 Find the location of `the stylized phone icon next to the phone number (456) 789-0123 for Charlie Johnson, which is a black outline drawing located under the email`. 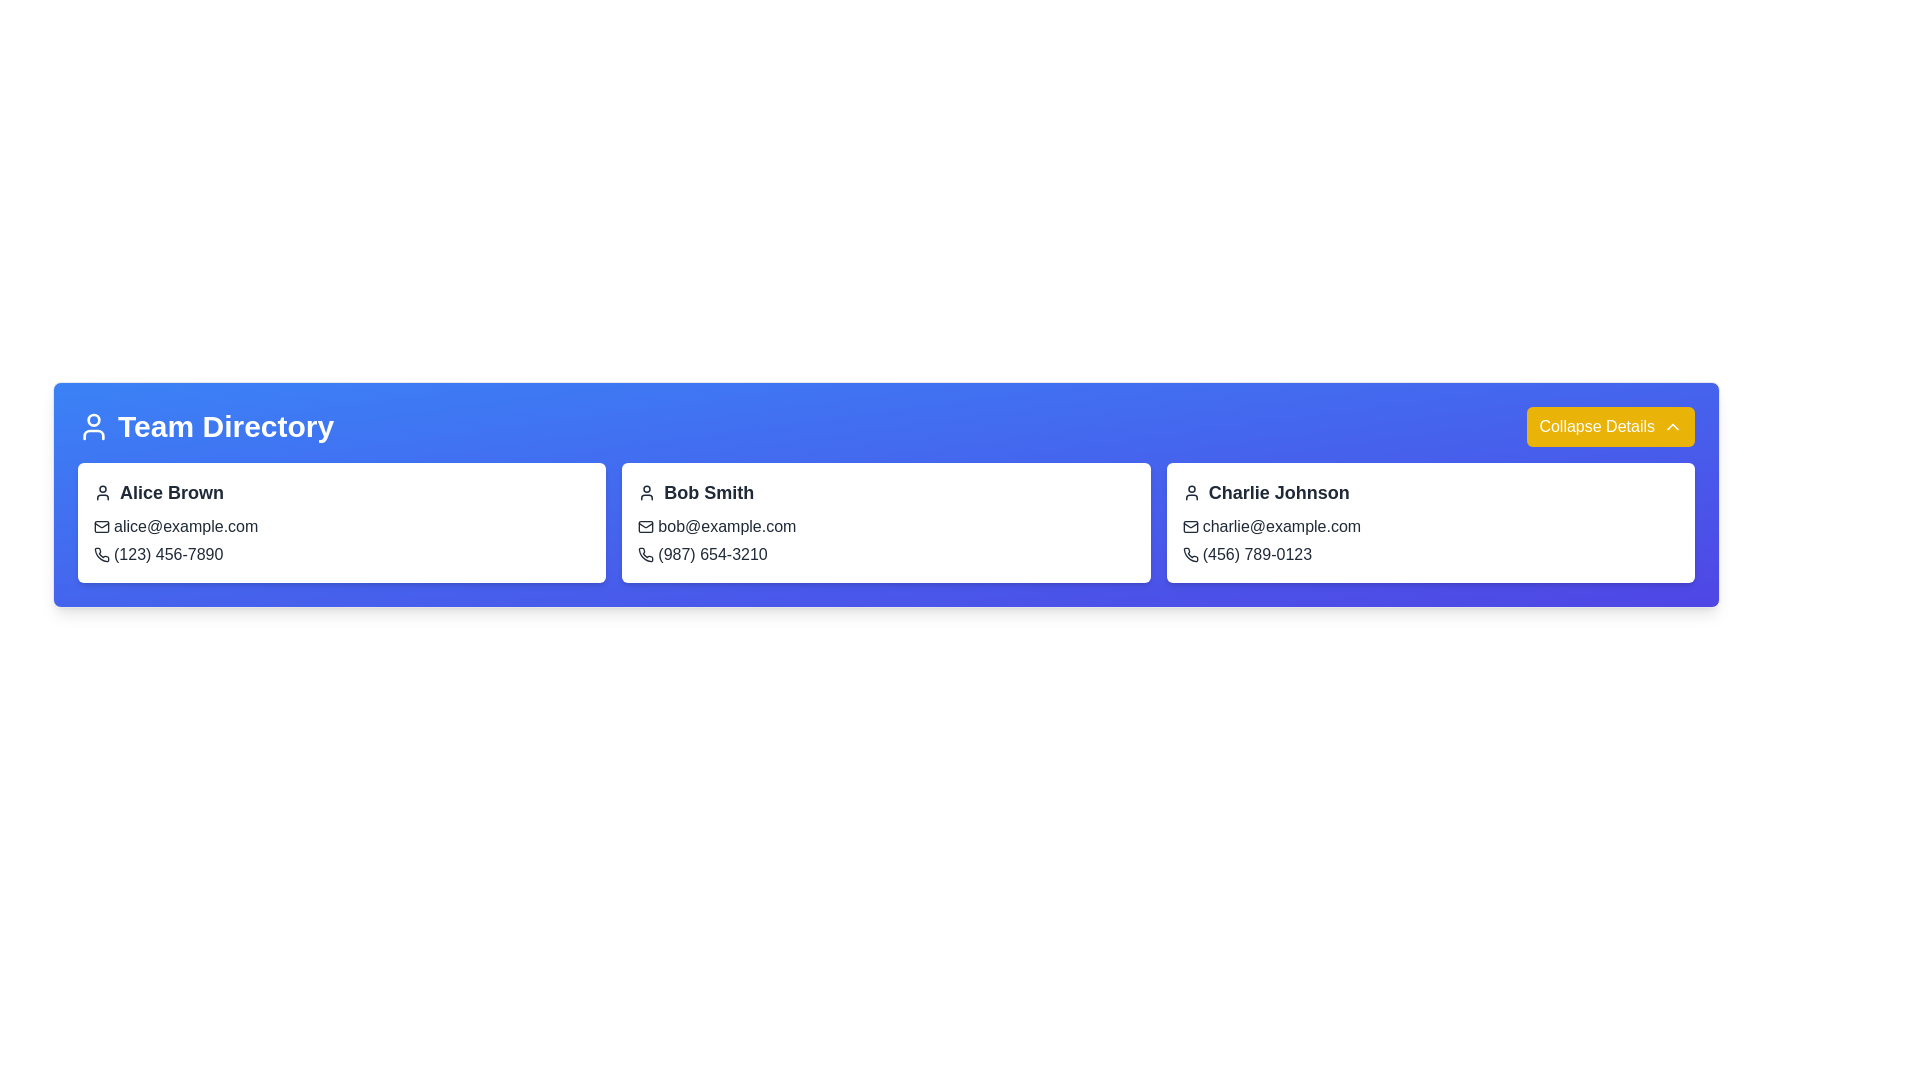

the stylized phone icon next to the phone number (456) 789-0123 for Charlie Johnson, which is a black outline drawing located under the email is located at coordinates (1190, 555).